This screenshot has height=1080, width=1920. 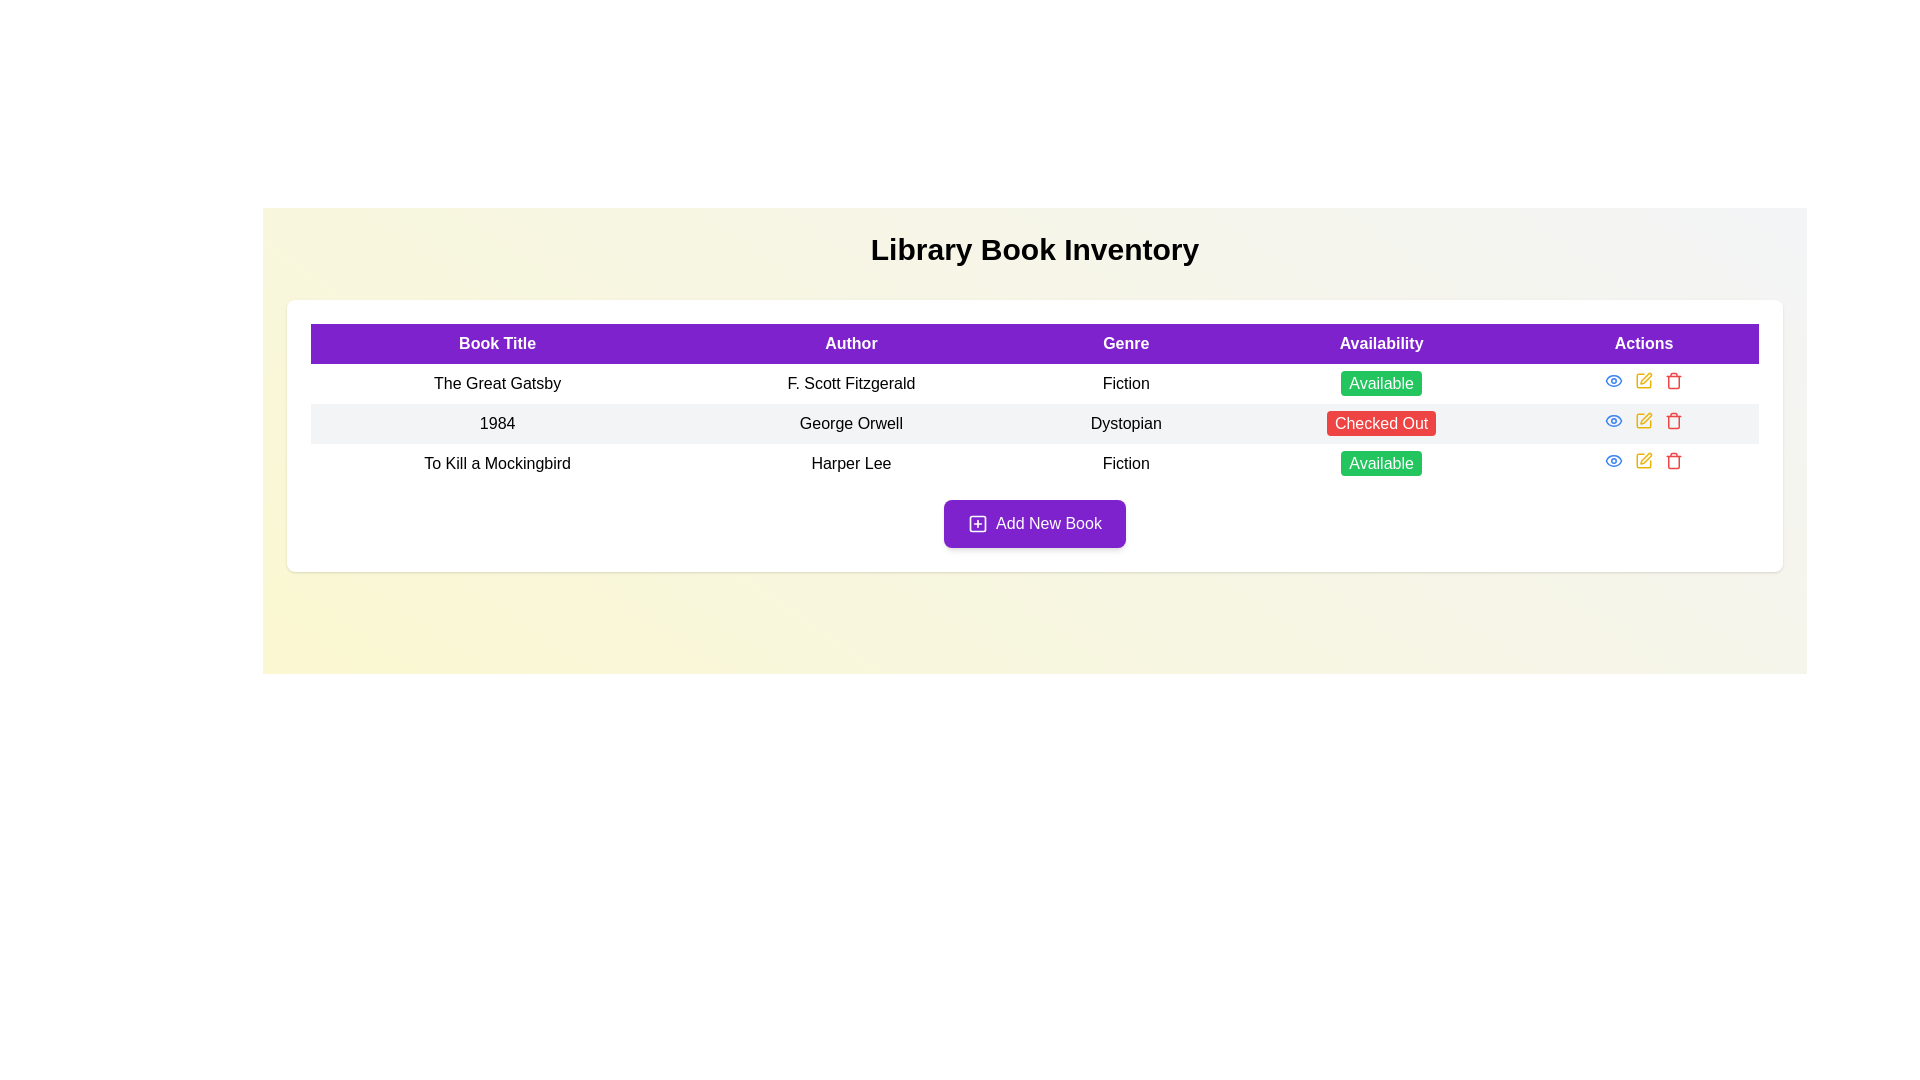 What do you see at coordinates (1035, 463) in the screenshot?
I see `the book title 'To Kill a Mockingbird' in the third row of the 'Library Book Inventory' table` at bounding box center [1035, 463].